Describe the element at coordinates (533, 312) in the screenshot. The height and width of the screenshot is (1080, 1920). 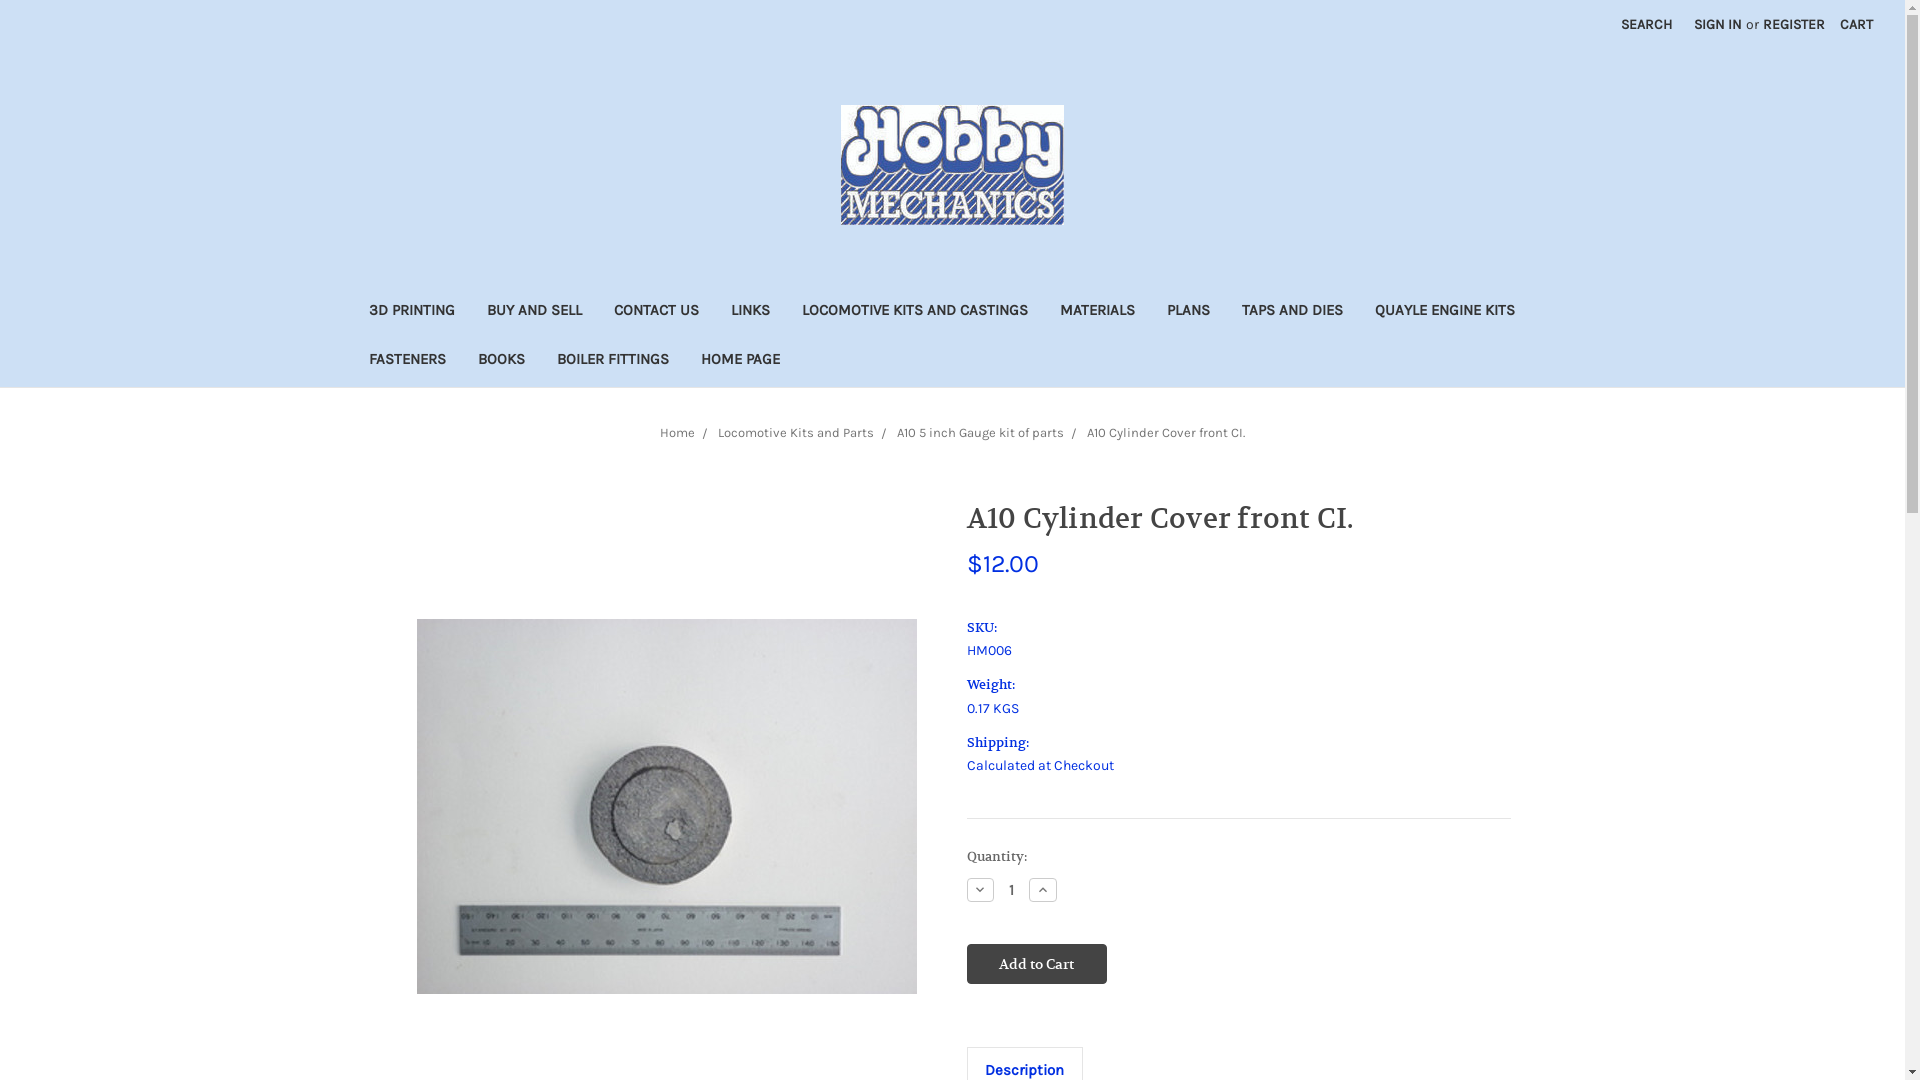
I see `'BUY AND SELL'` at that location.